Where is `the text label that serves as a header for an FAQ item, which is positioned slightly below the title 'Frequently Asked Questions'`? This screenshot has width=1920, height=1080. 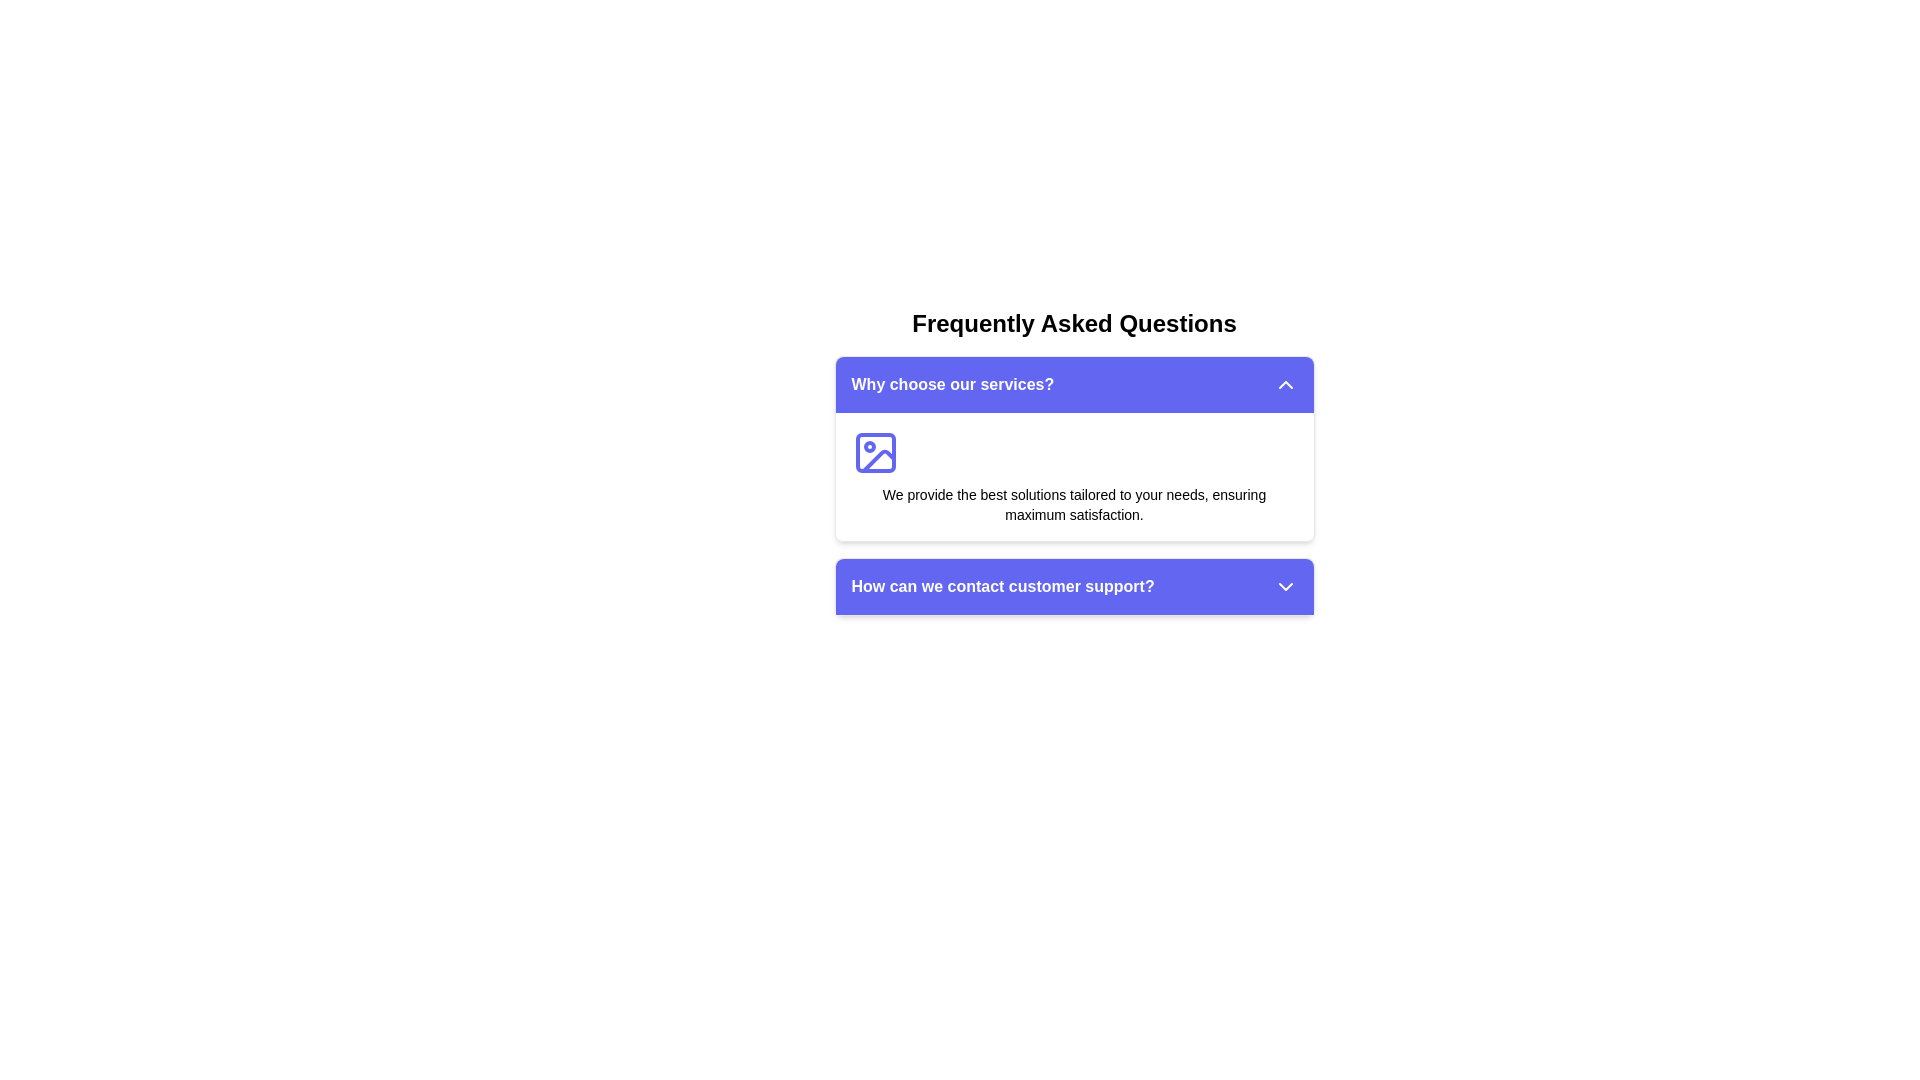
the text label that serves as a header for an FAQ item, which is positioned slightly below the title 'Frequently Asked Questions' is located at coordinates (1003, 585).